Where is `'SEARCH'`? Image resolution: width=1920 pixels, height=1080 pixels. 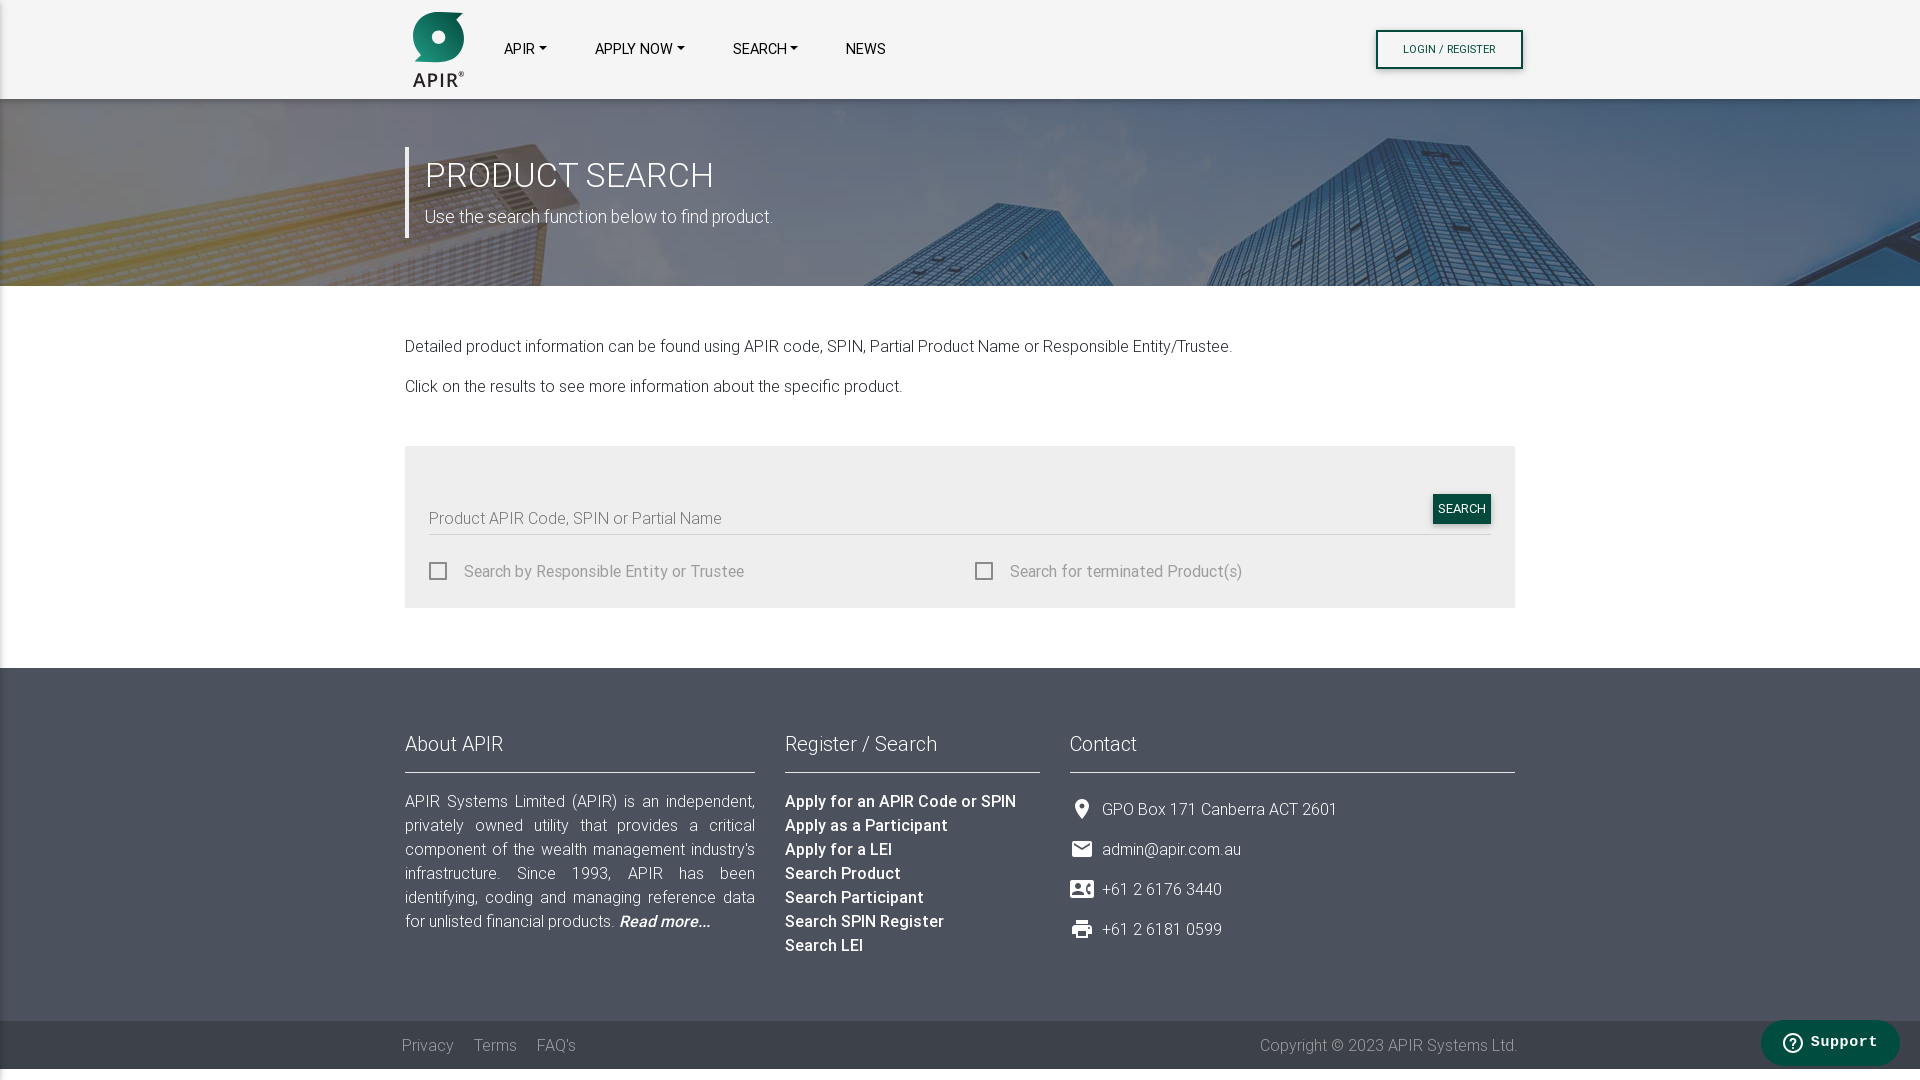
'SEARCH' is located at coordinates (1462, 508).